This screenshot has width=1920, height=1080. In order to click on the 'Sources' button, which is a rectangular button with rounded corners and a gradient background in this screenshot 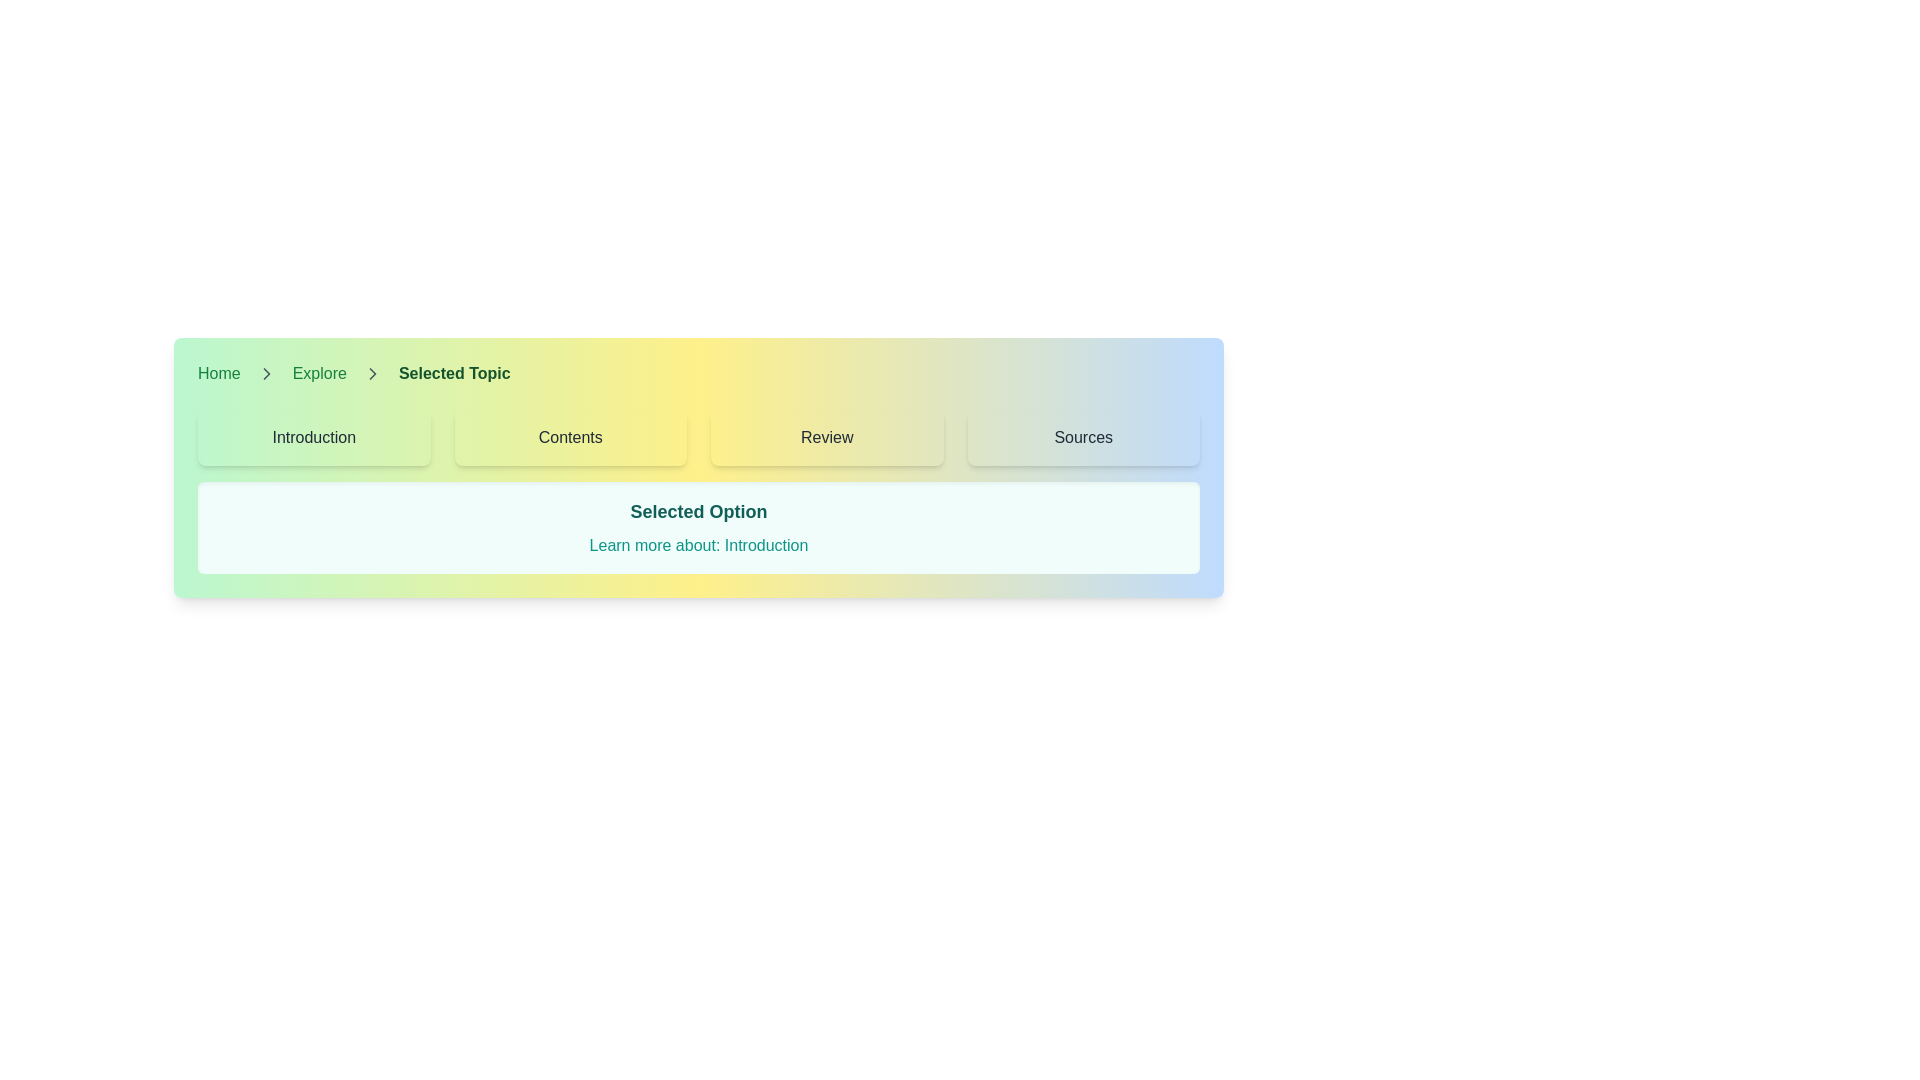, I will do `click(1082, 437)`.